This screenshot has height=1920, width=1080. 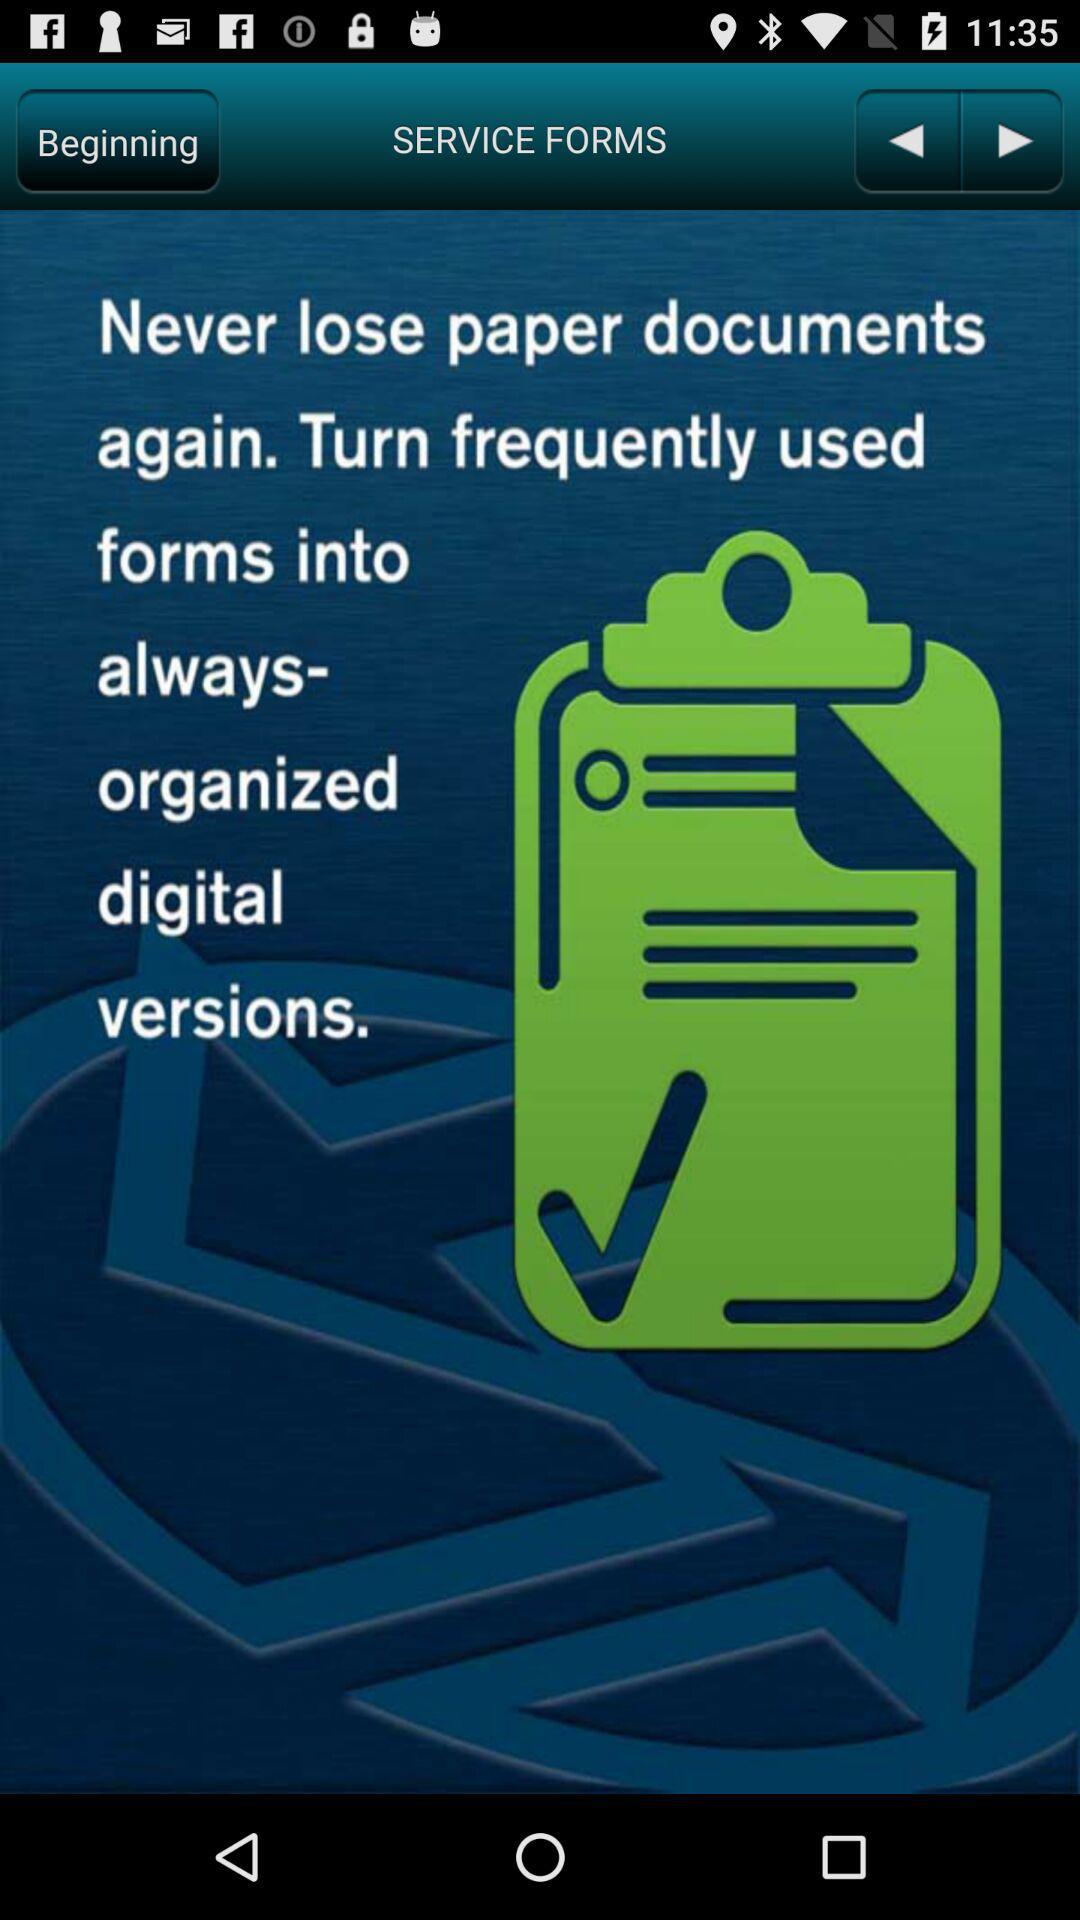 What do you see at coordinates (906, 140) in the screenshot?
I see `previous page` at bounding box center [906, 140].